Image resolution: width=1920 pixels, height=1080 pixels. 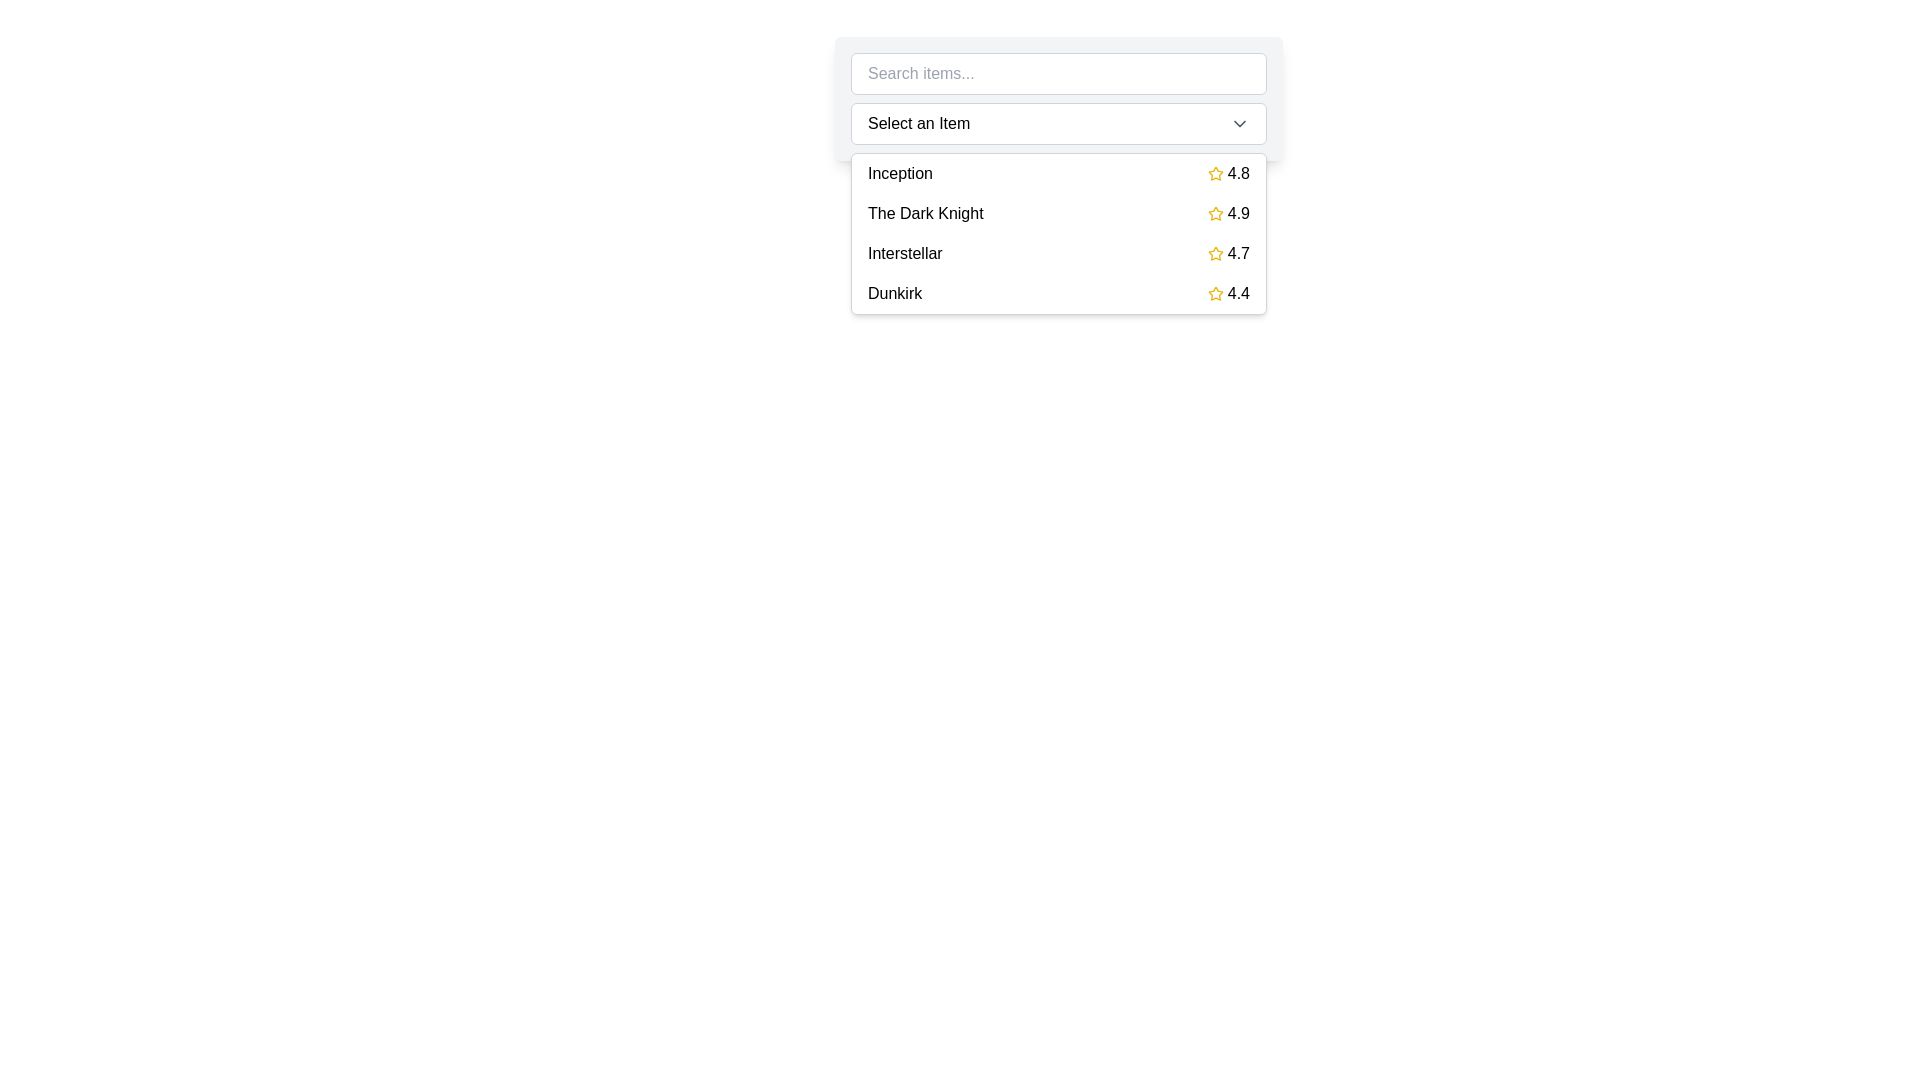 What do you see at coordinates (1214, 213) in the screenshot?
I see `the rating indication icon next to 'The Dark Knight' in the list, which visually represents a score or ranking` at bounding box center [1214, 213].